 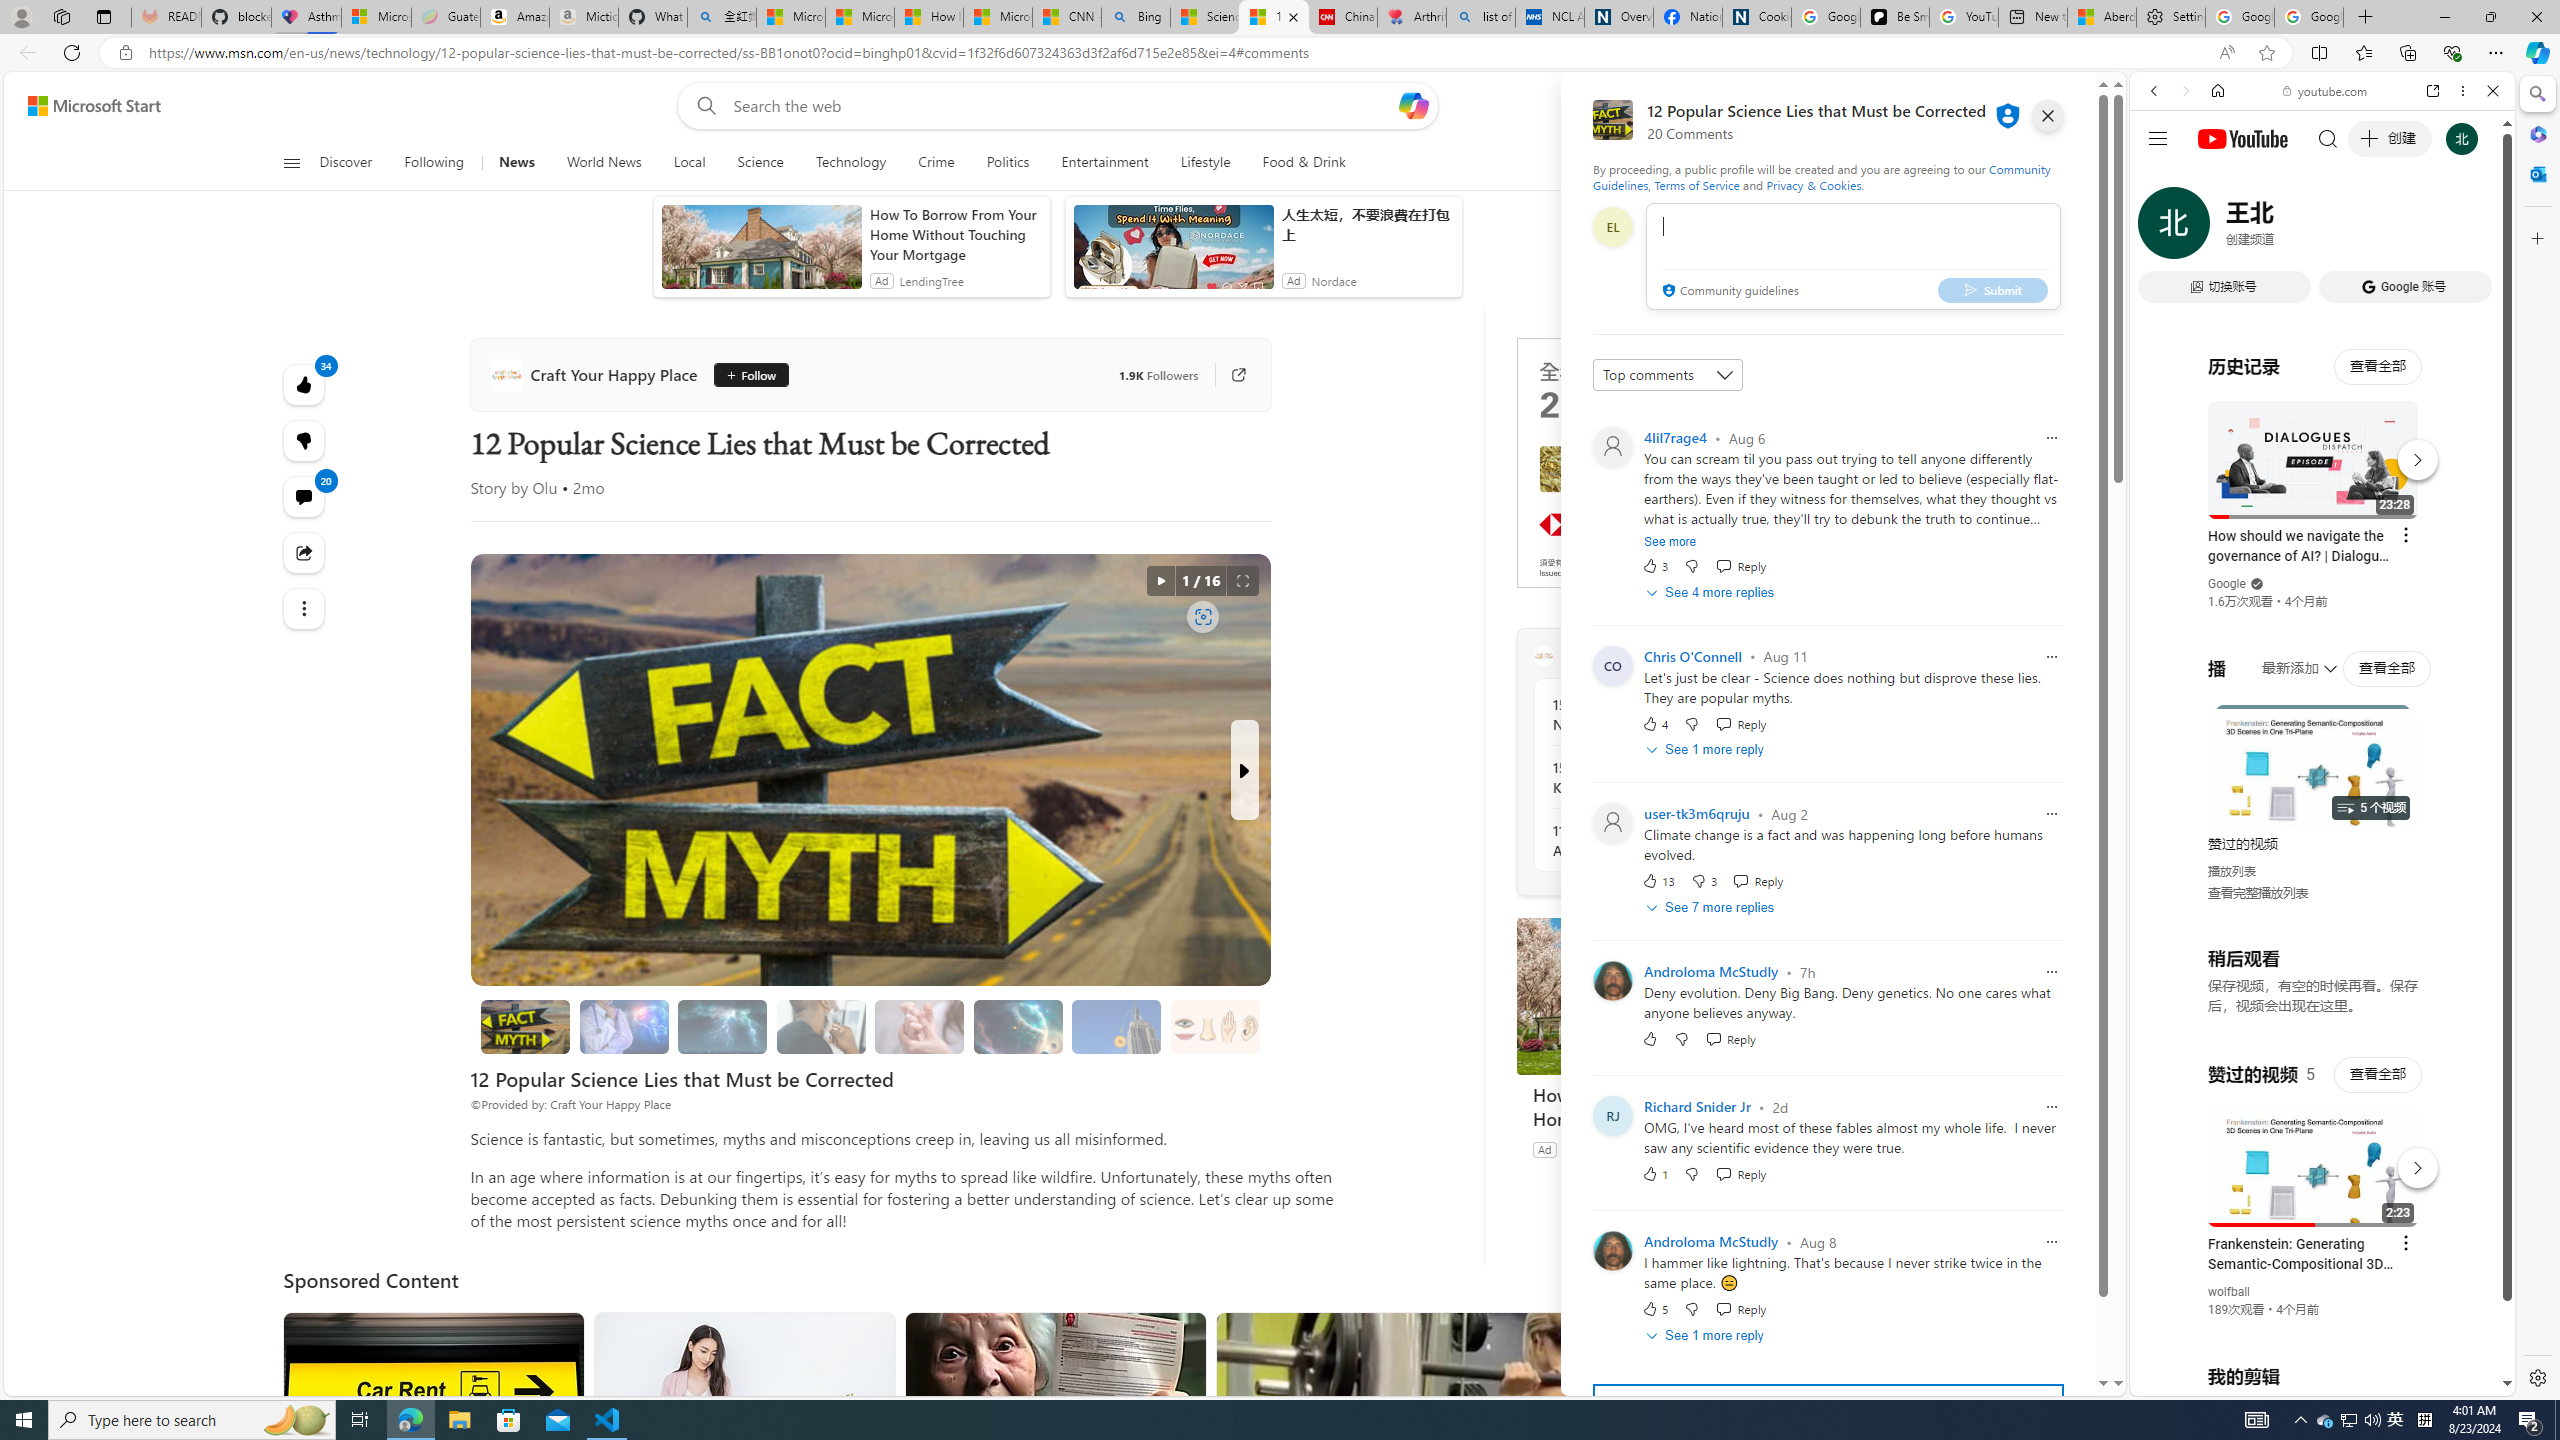 What do you see at coordinates (1656, 880) in the screenshot?
I see `'13 Like'` at bounding box center [1656, 880].